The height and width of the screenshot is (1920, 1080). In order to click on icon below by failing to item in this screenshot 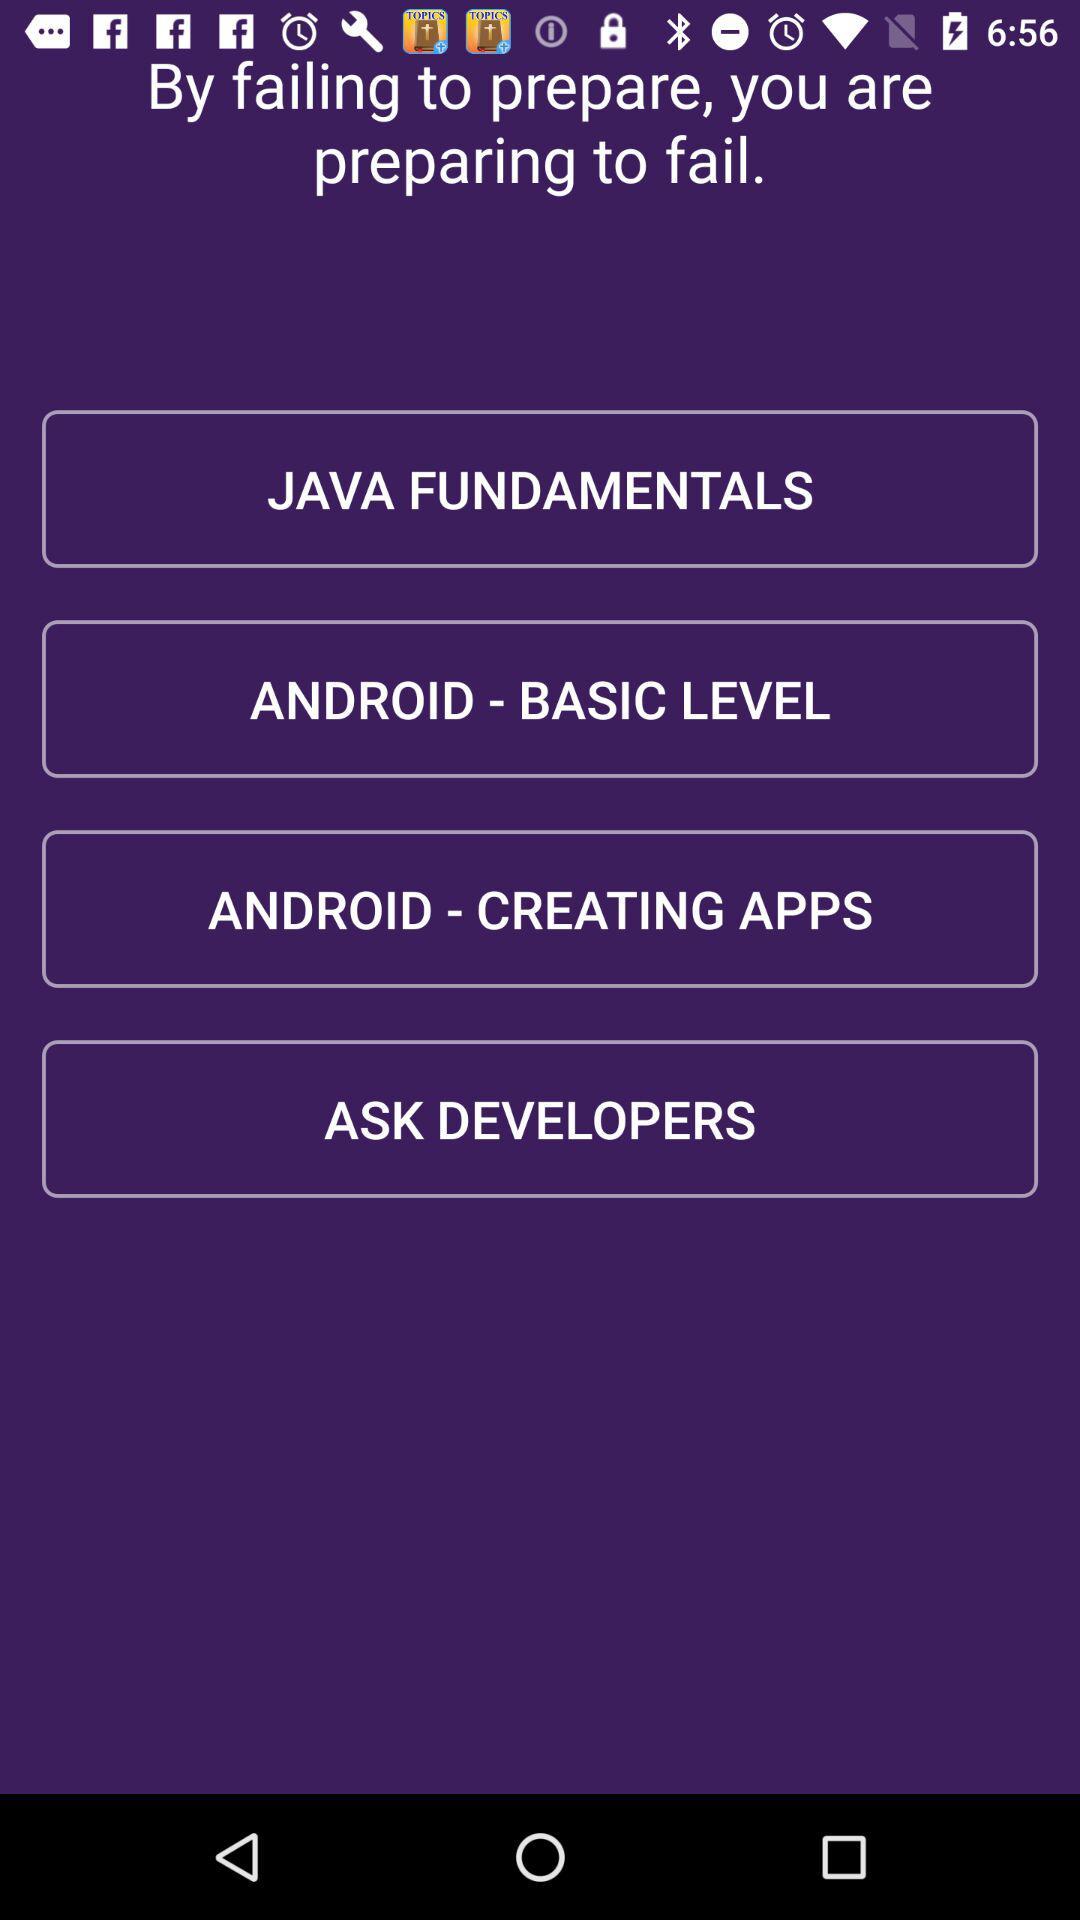, I will do `click(540, 489)`.